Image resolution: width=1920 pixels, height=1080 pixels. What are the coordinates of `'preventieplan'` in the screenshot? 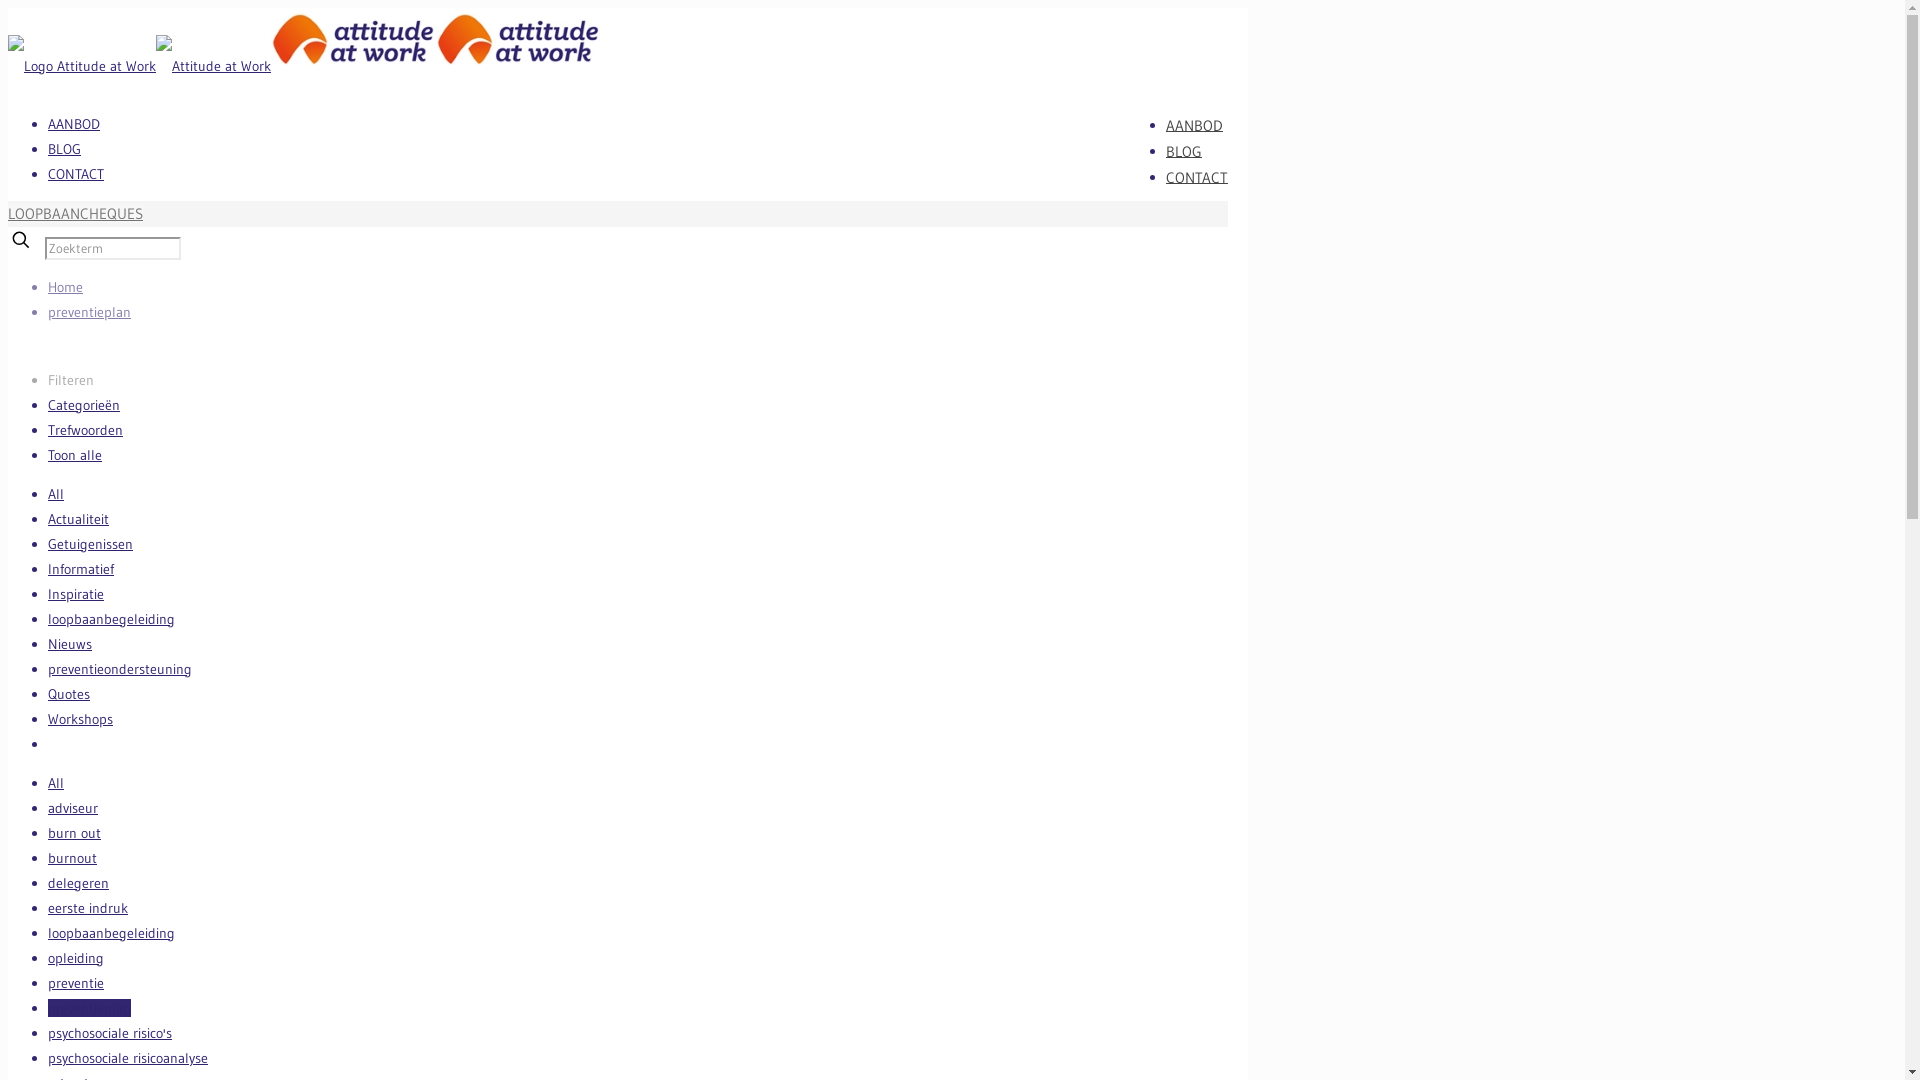 It's located at (88, 312).